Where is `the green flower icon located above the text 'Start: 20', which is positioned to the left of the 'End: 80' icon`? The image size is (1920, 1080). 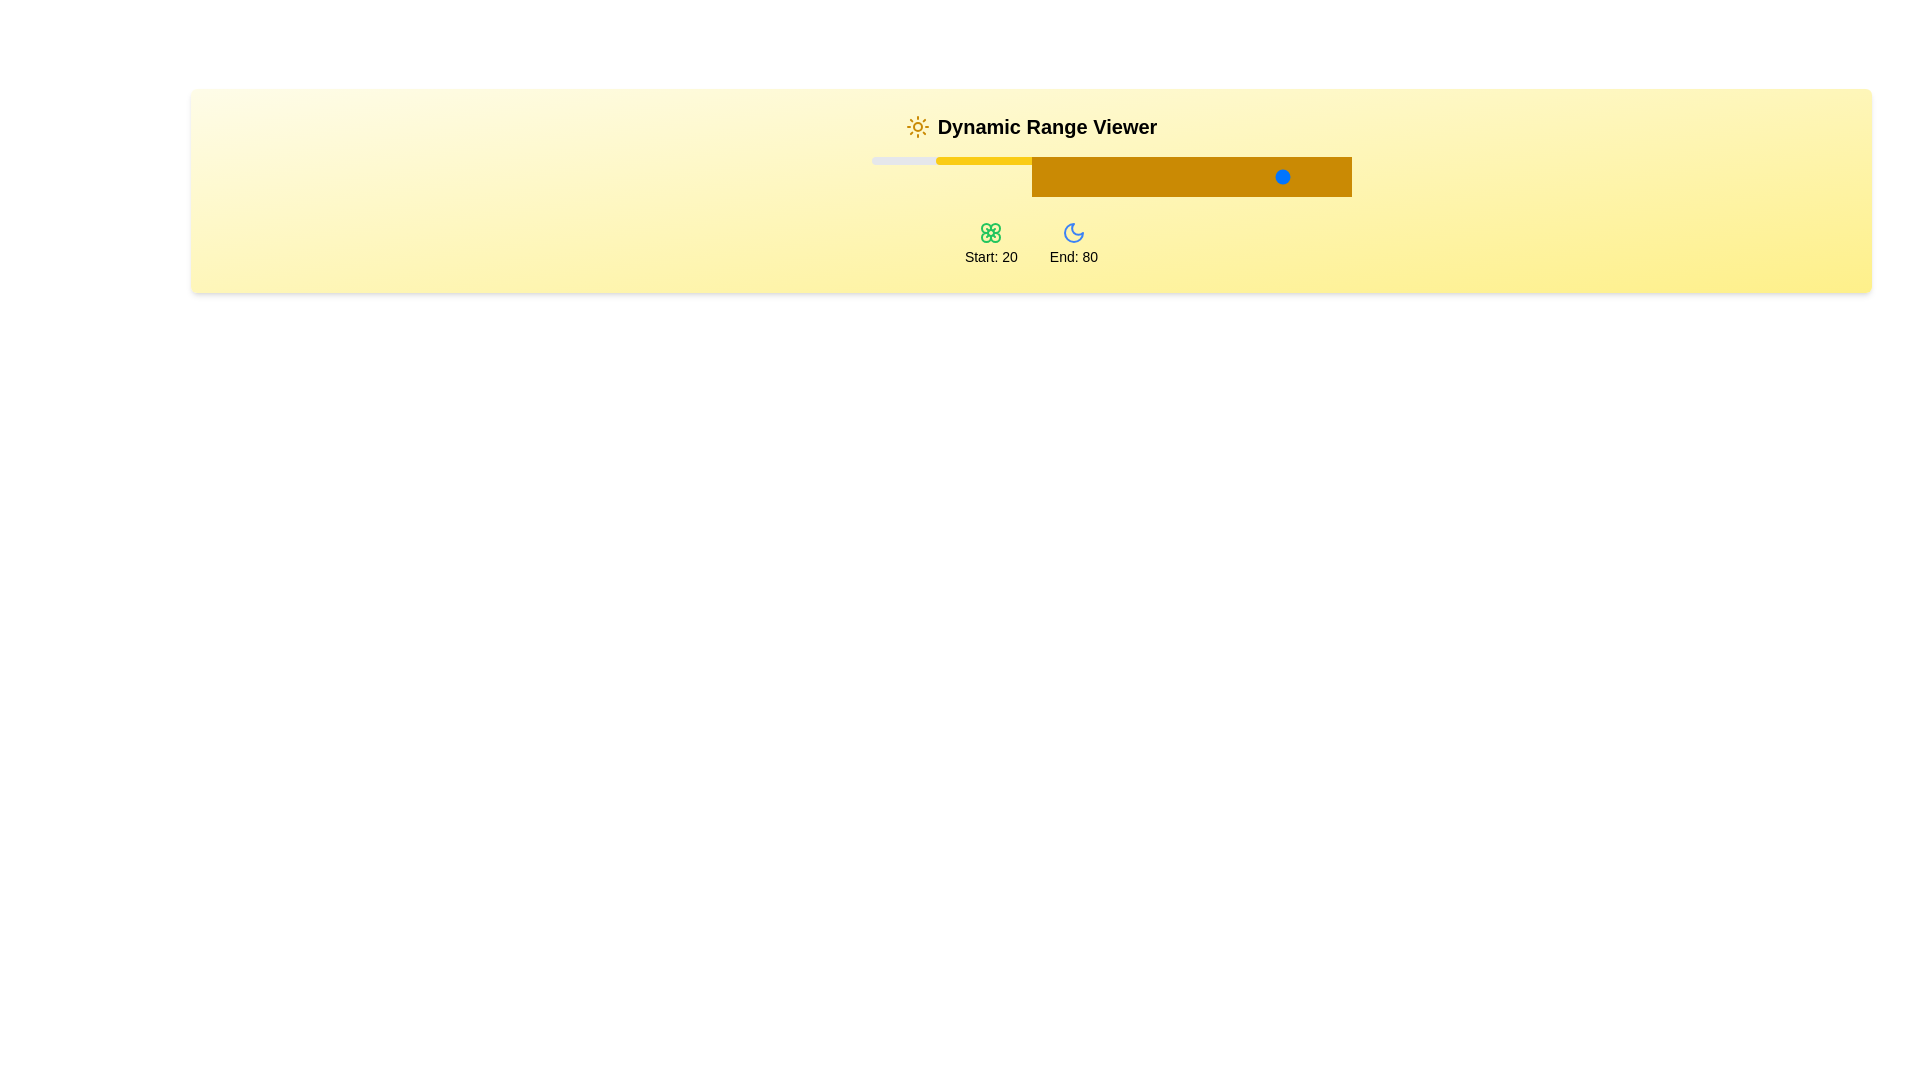 the green flower icon located above the text 'Start: 20', which is positioned to the left of the 'End: 80' icon is located at coordinates (991, 231).